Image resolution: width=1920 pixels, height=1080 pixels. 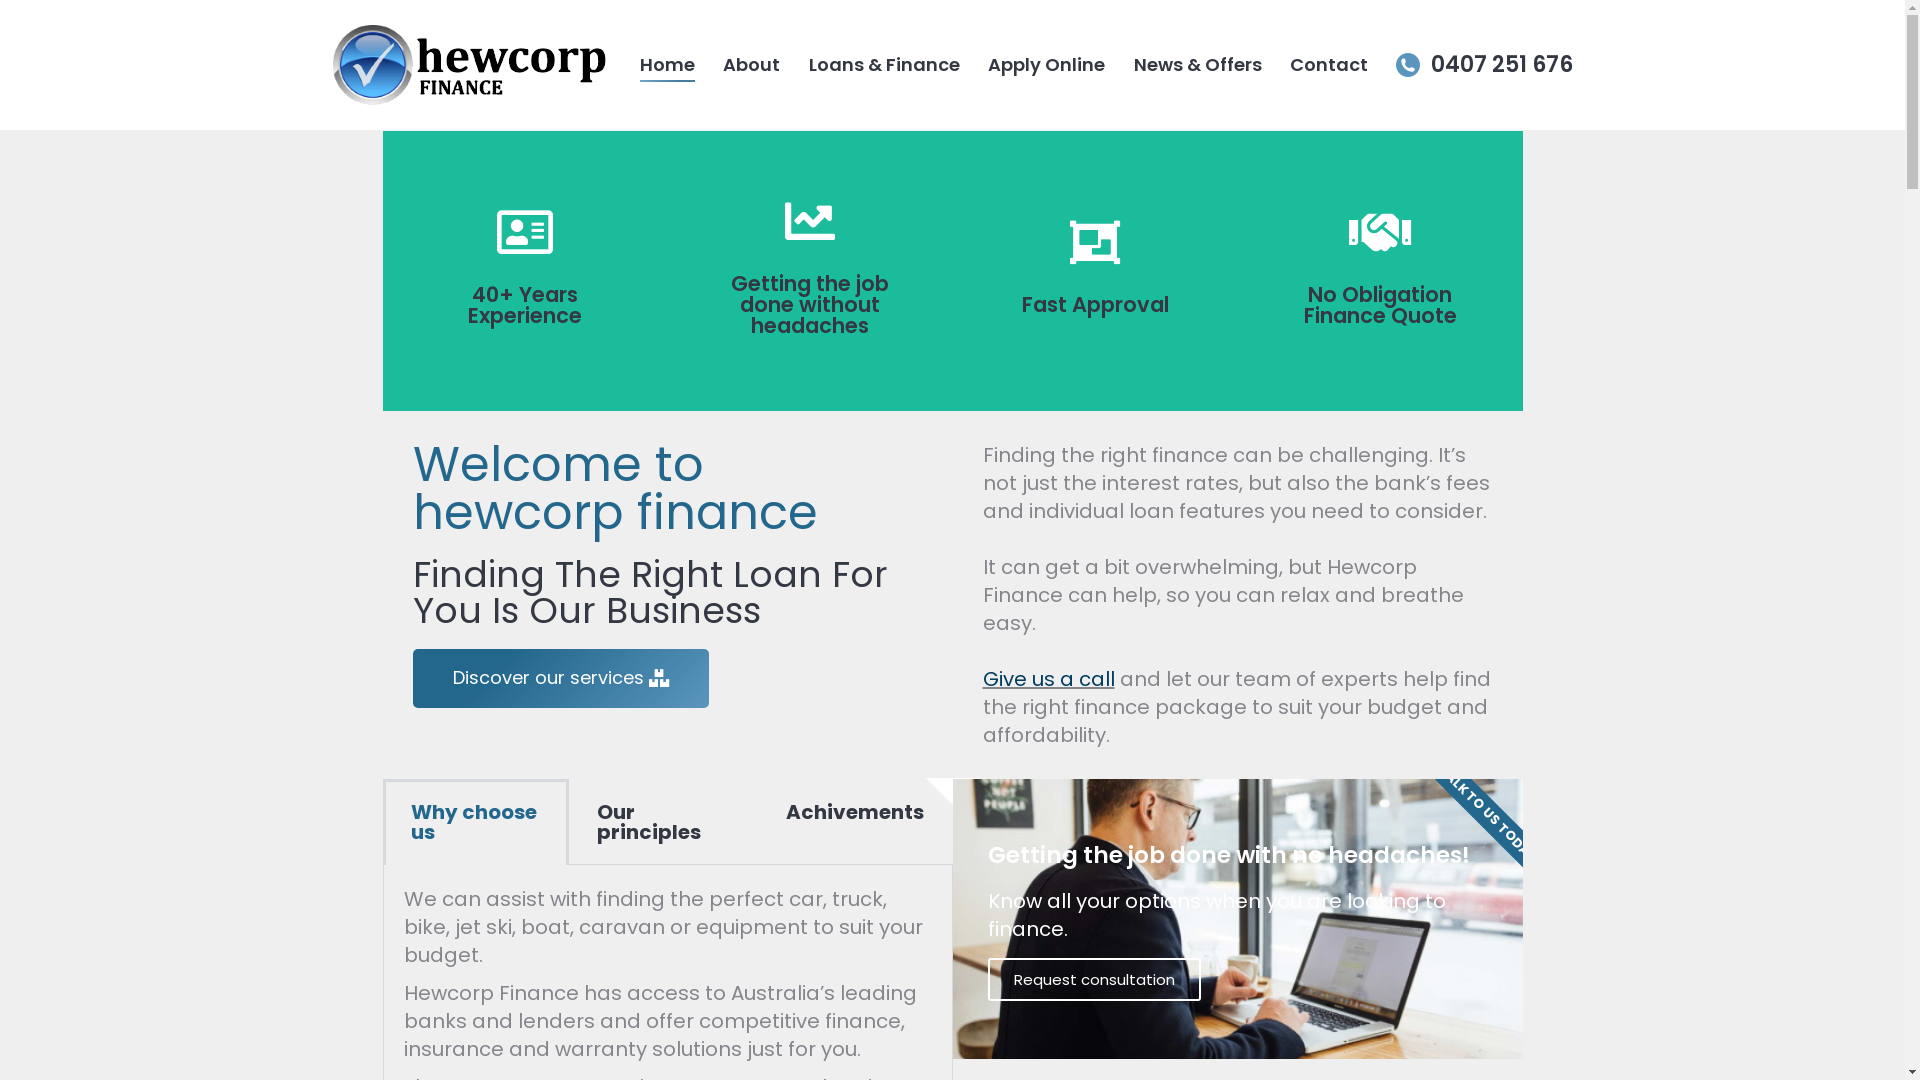 I want to click on 'About', so click(x=750, y=64).